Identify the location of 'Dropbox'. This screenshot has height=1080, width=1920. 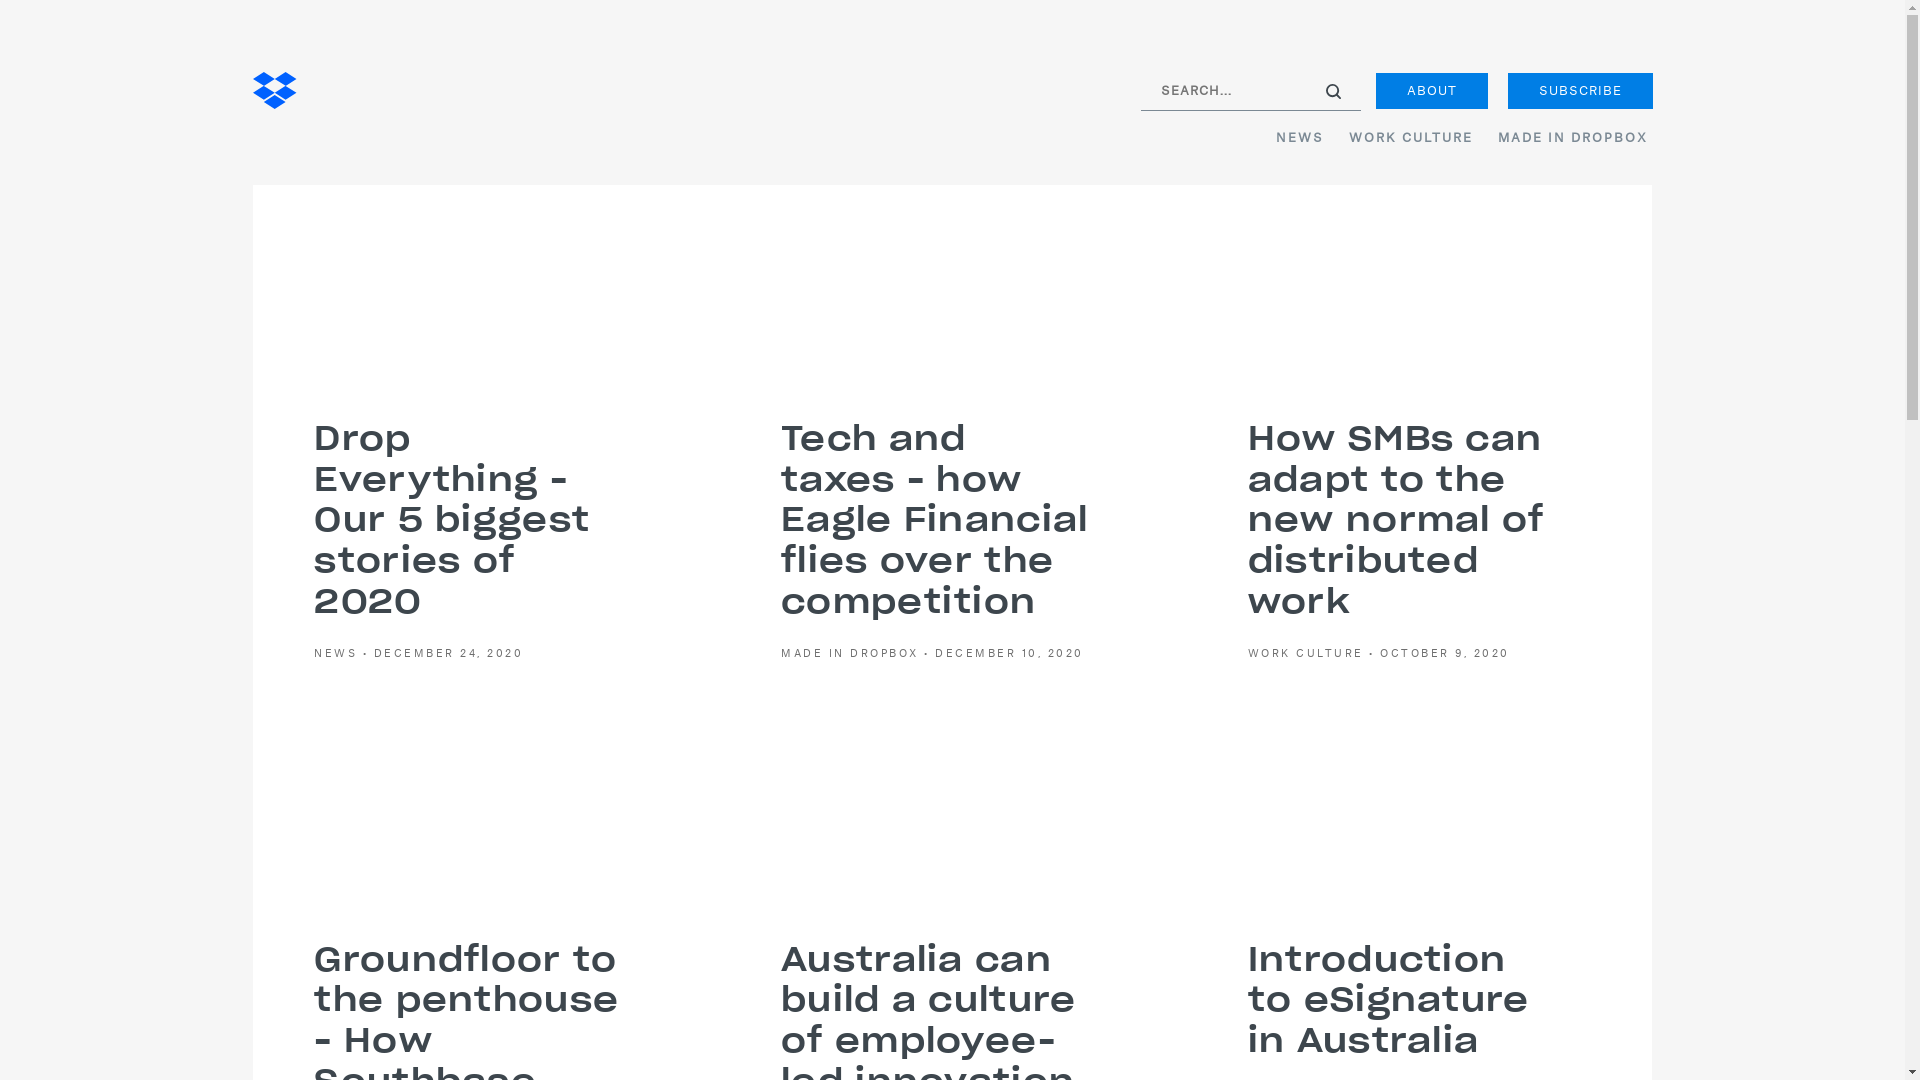
(272, 92).